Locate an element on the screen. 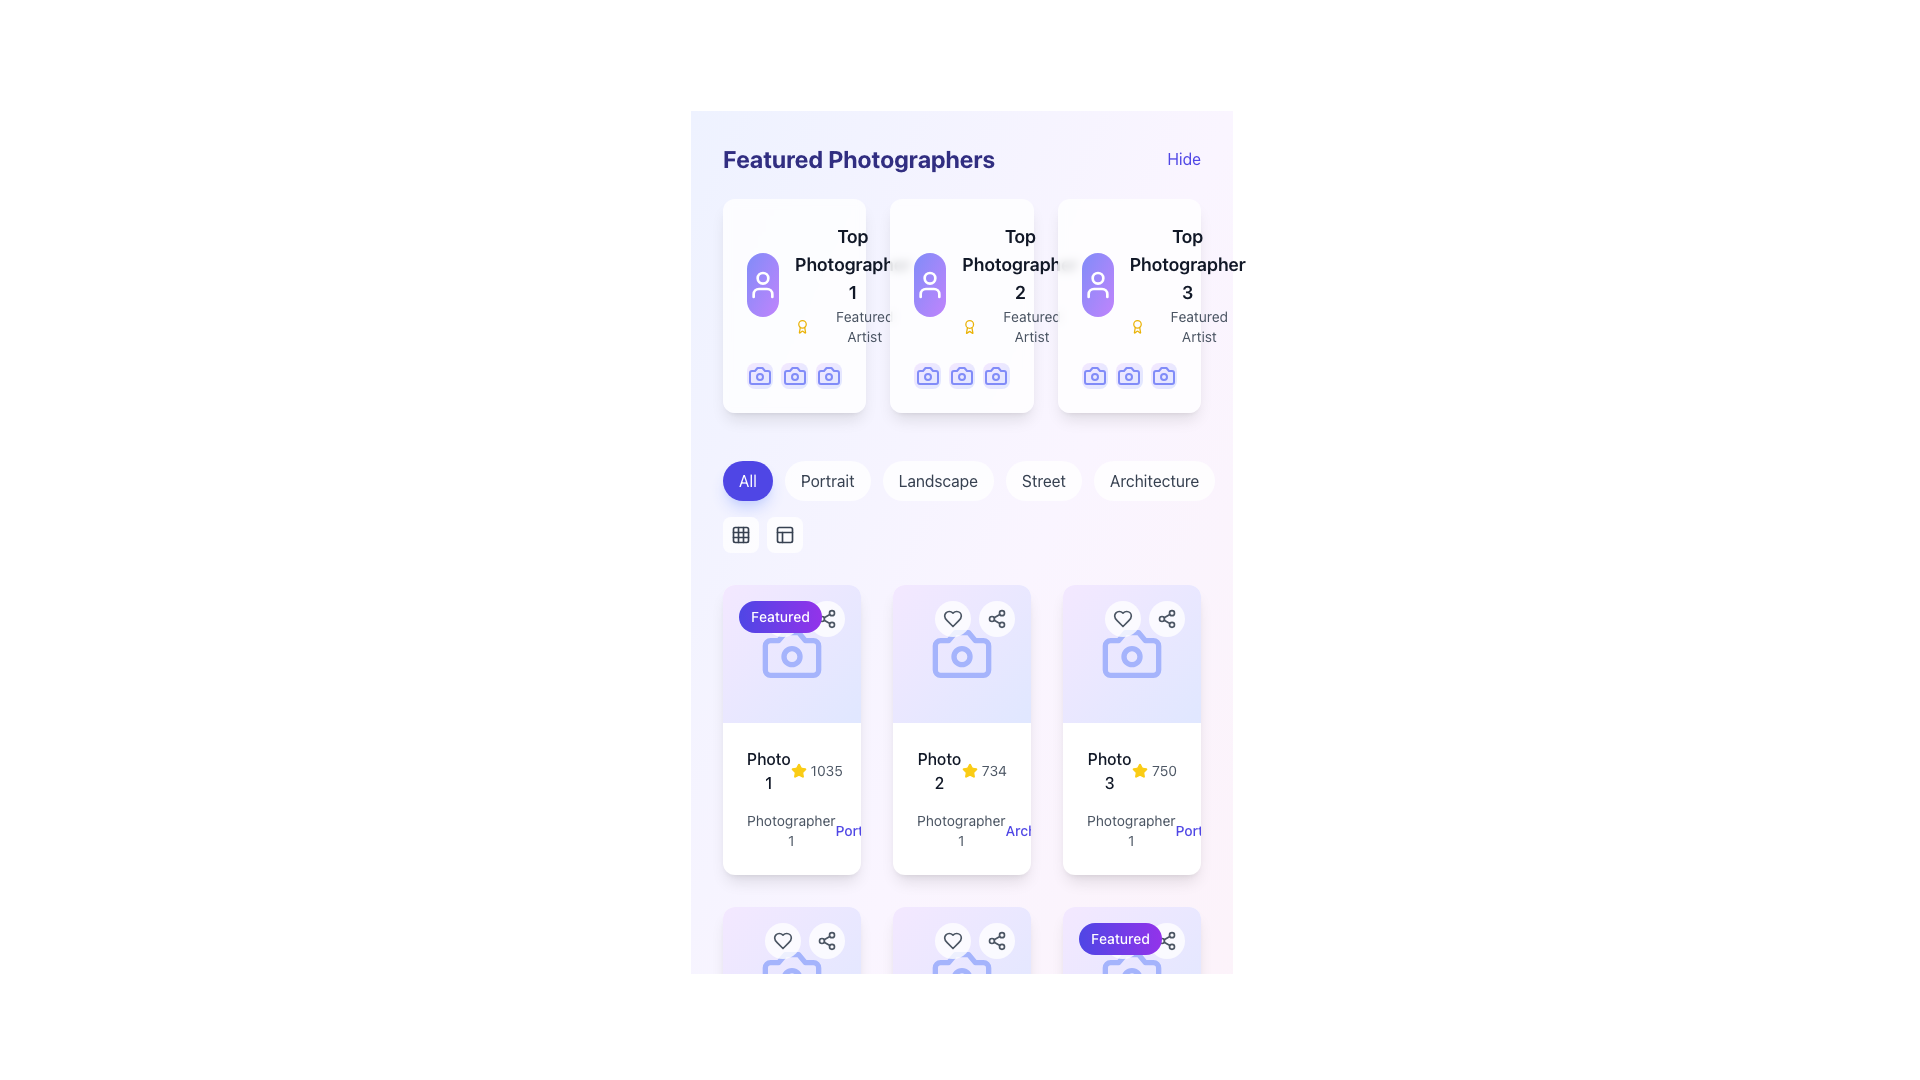 The image size is (1920, 1080). the Rating display component that consists of a yellow star icon and the number '1035' in gray font, positioned to the right of 'Photo 1' is located at coordinates (816, 770).